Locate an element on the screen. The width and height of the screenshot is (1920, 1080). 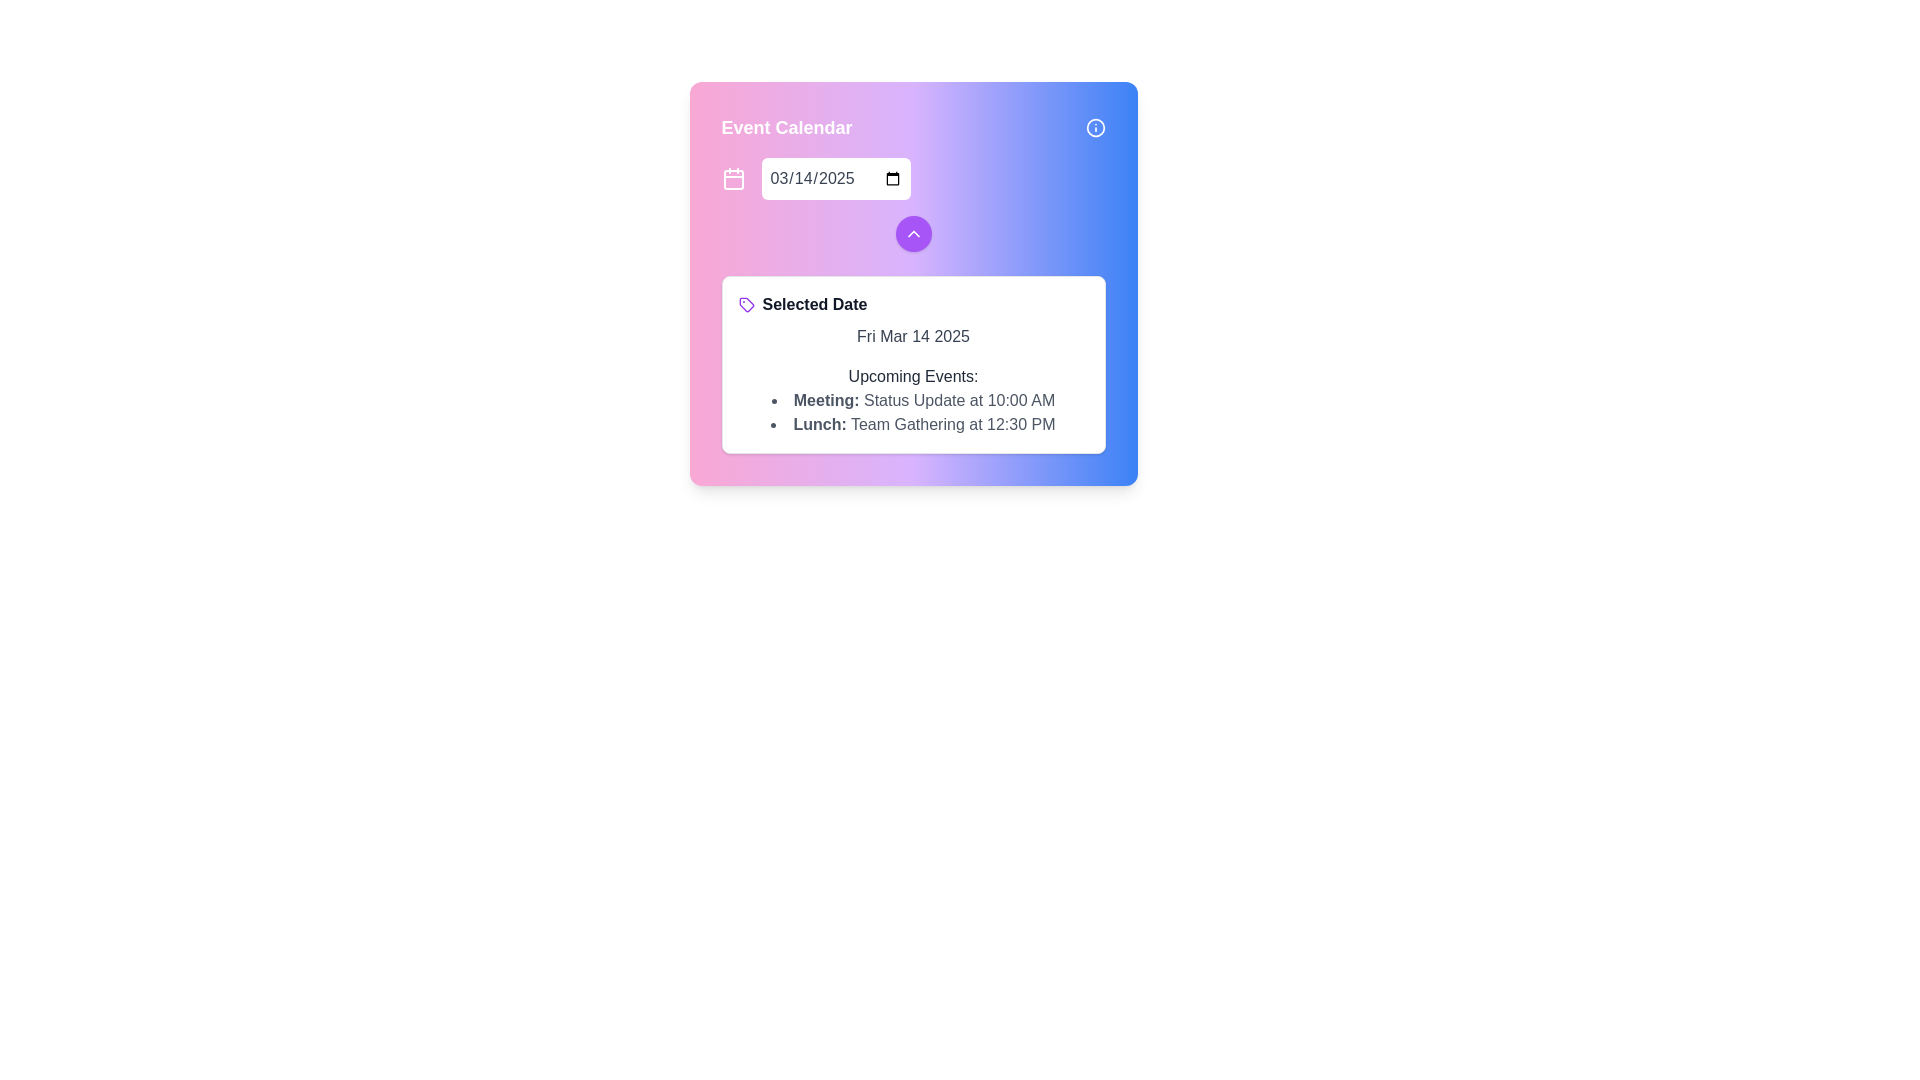
the upward-pointing chevron icon located at the center of the purple circular button is located at coordinates (912, 233).